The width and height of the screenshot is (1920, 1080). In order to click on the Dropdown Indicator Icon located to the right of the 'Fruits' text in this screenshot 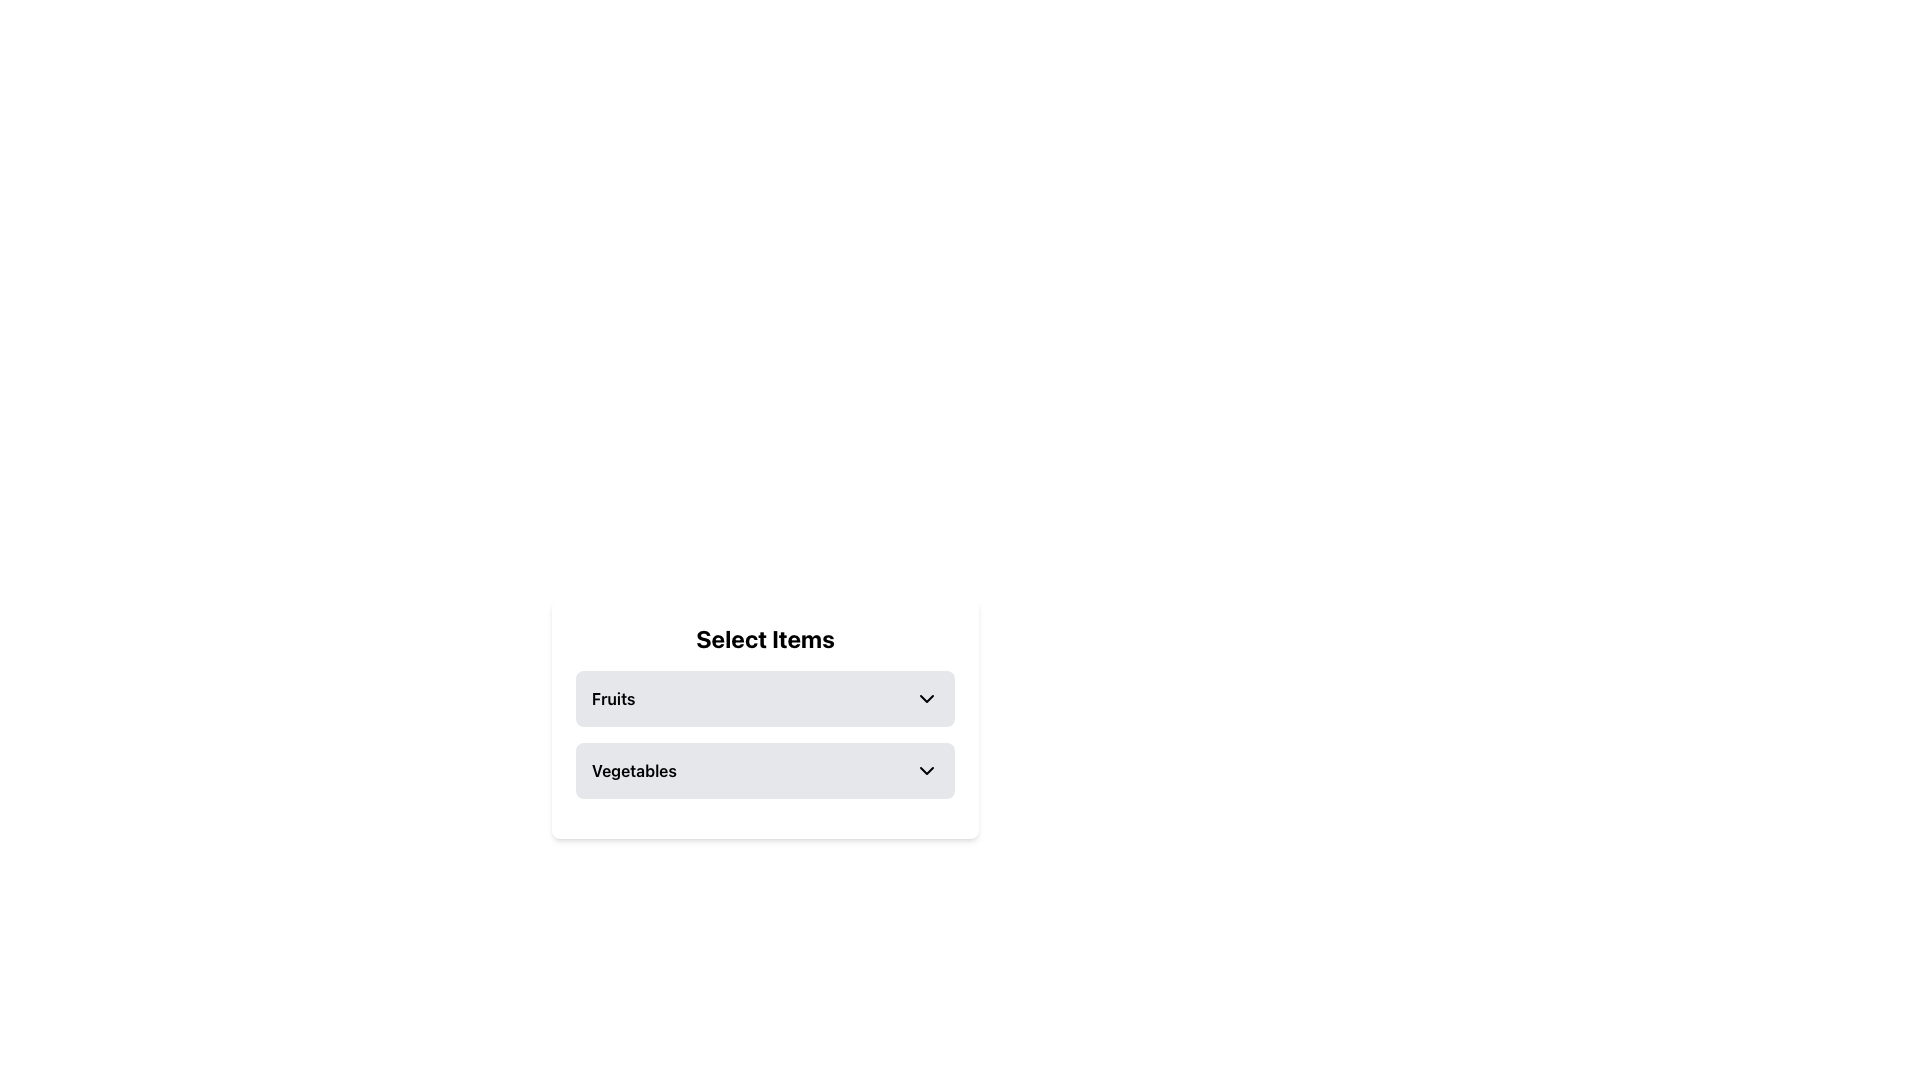, I will do `click(925, 697)`.